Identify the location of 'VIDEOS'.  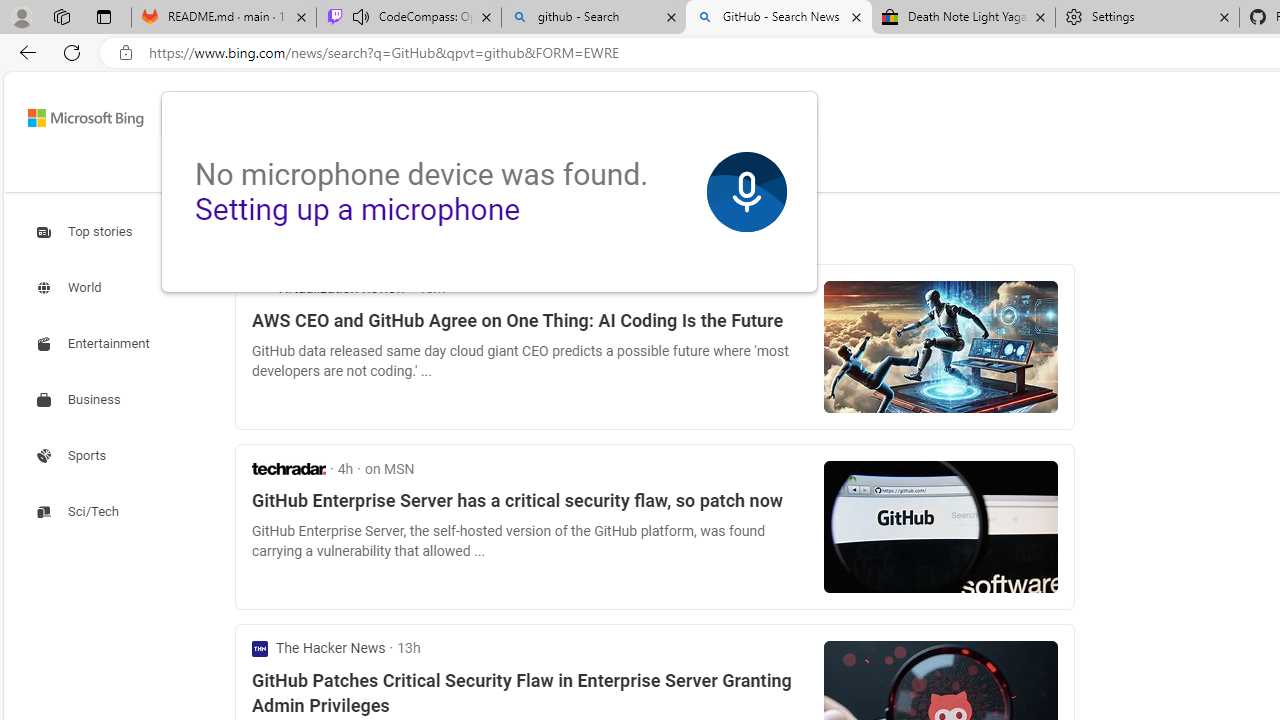
(473, 170).